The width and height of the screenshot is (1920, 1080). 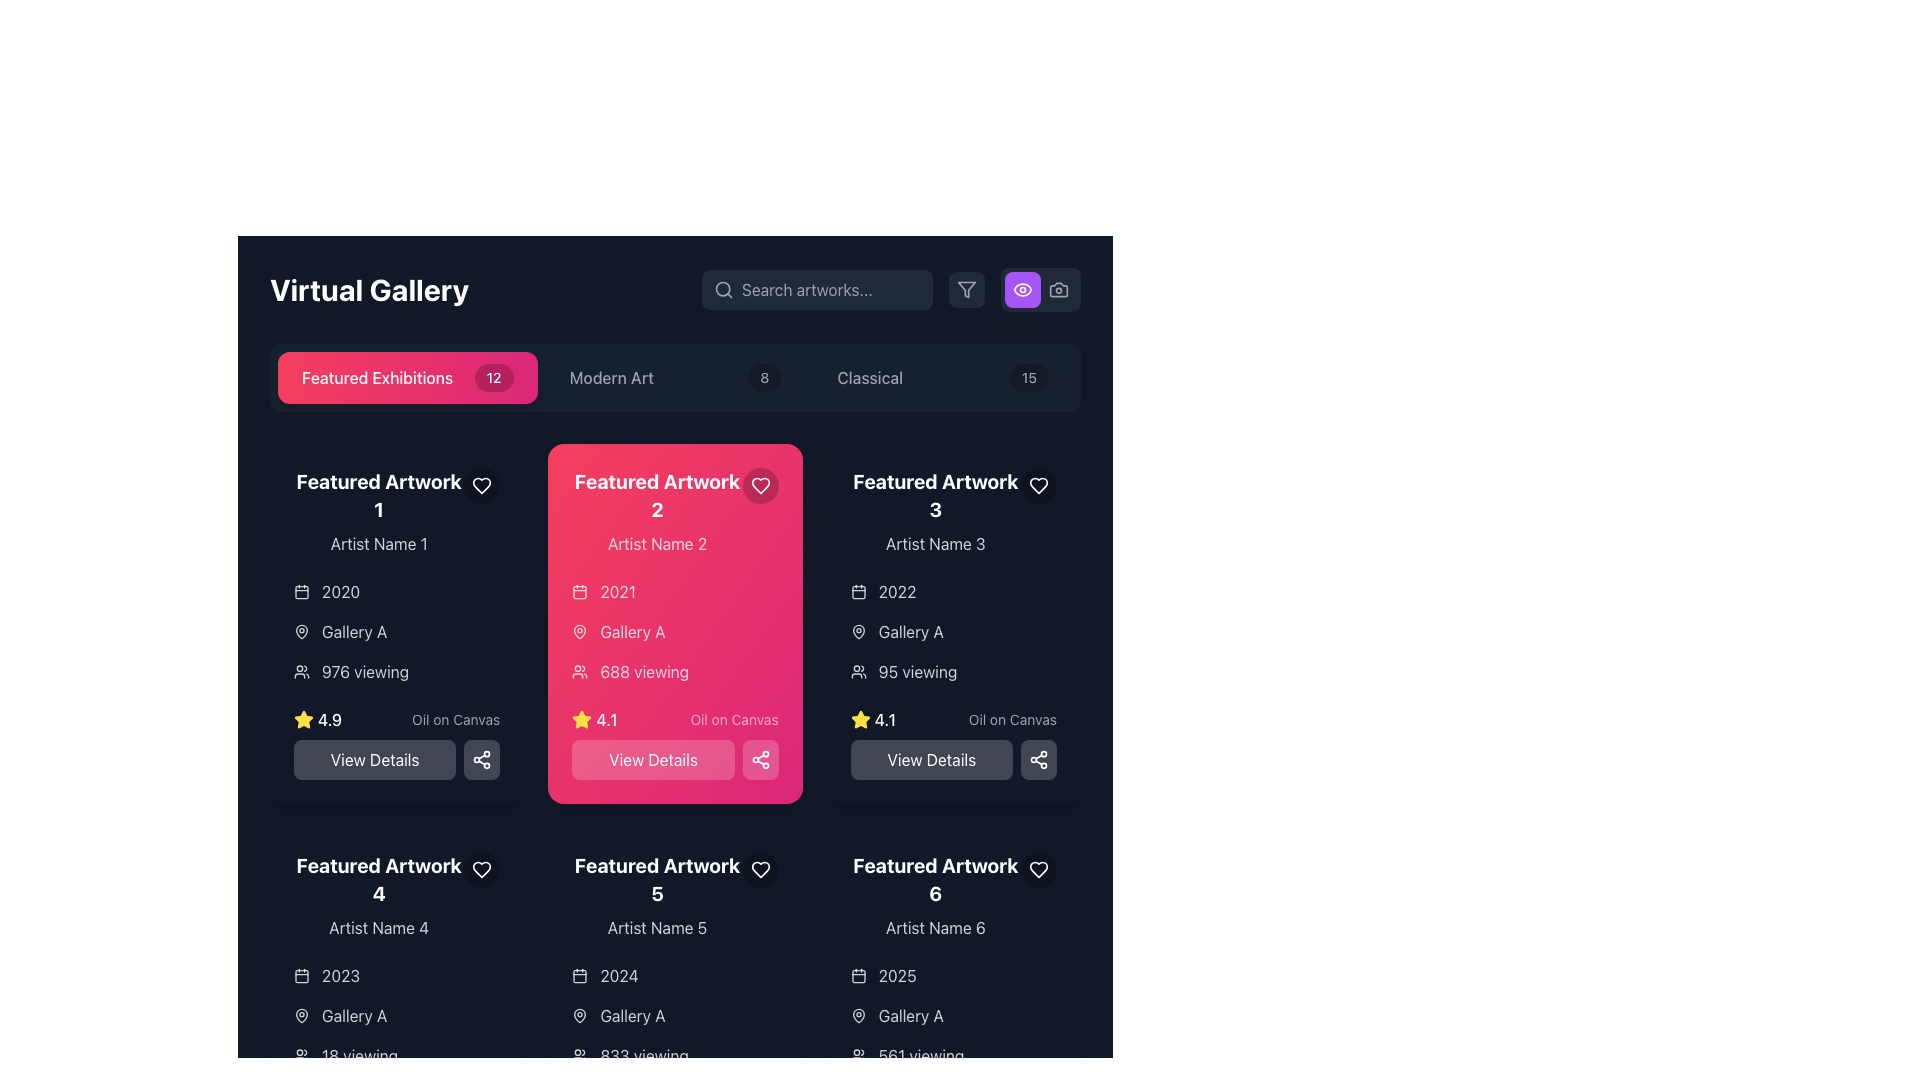 I want to click on the Text label displaying 'Gallery A', located in the leftmost card of the 'Featured Artworks' section, below the location icon, so click(x=354, y=632).